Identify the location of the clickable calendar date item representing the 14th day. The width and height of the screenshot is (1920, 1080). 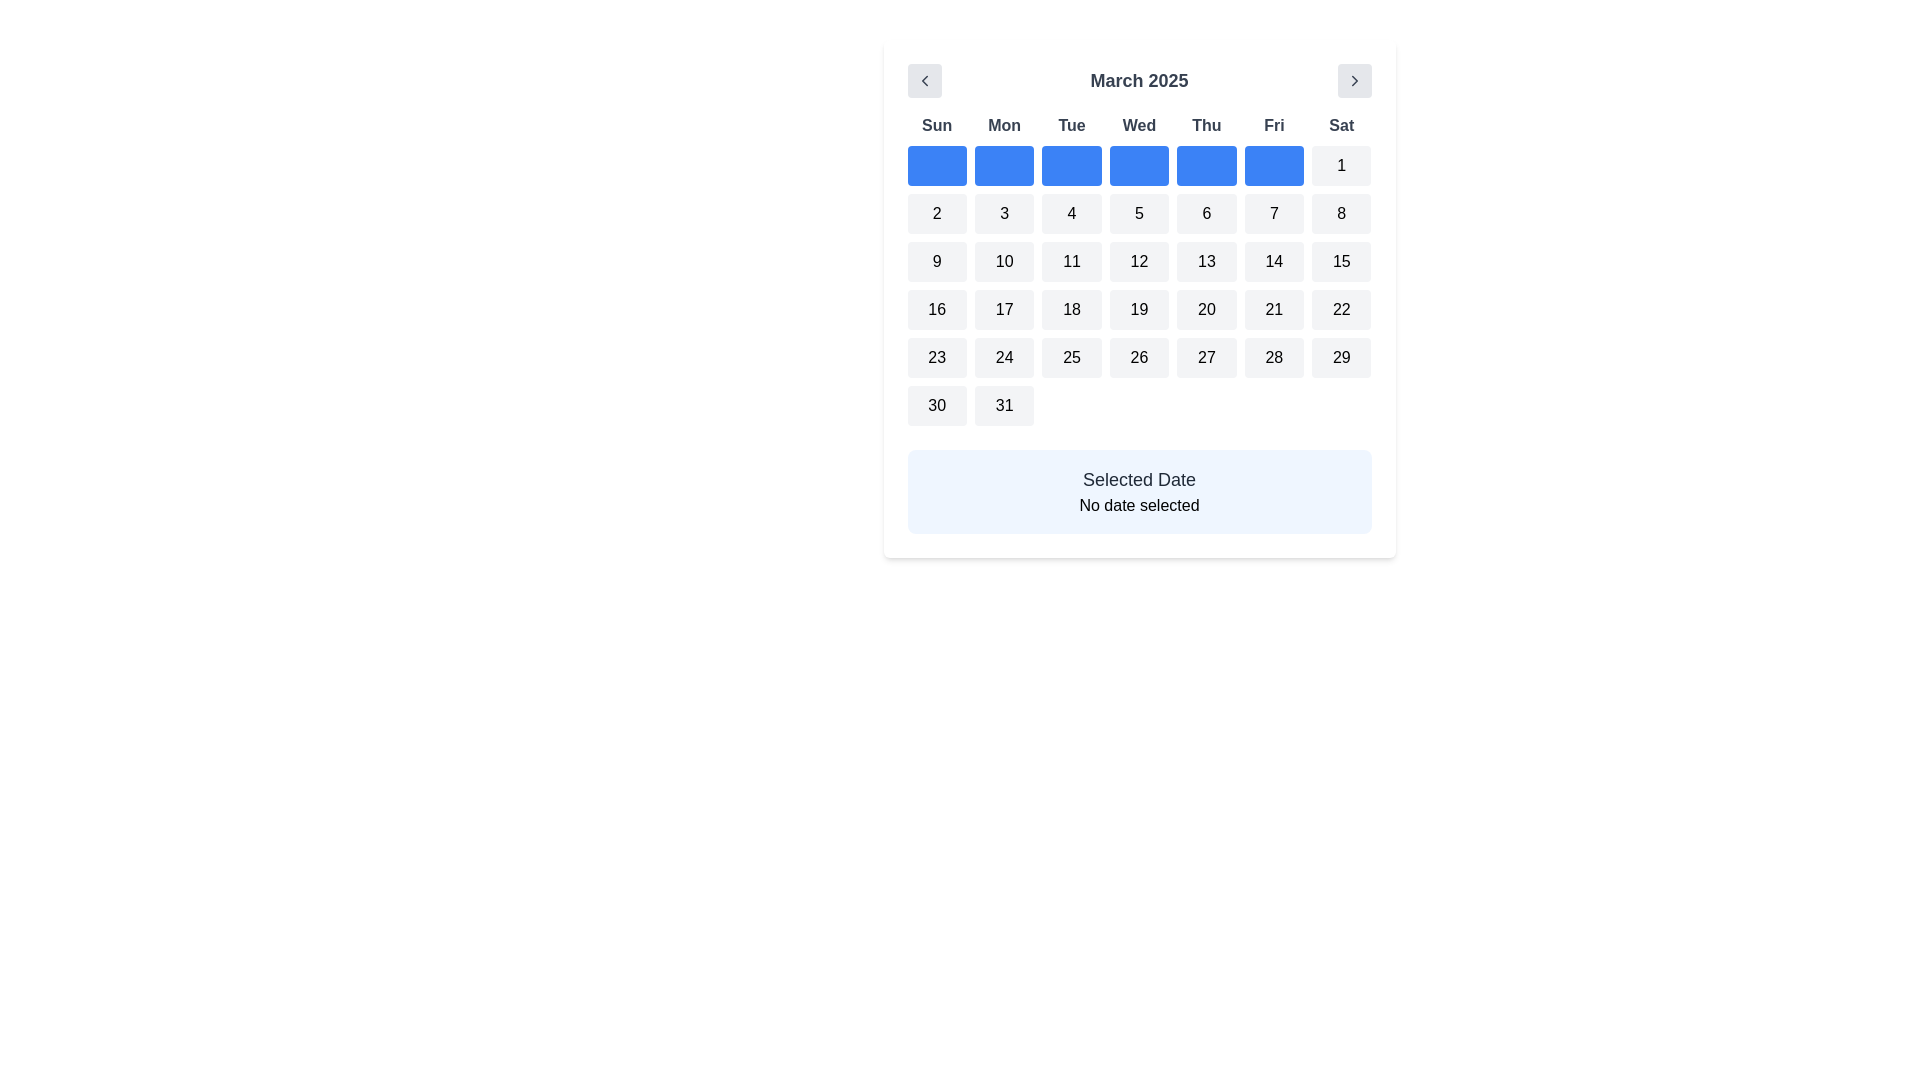
(1272, 261).